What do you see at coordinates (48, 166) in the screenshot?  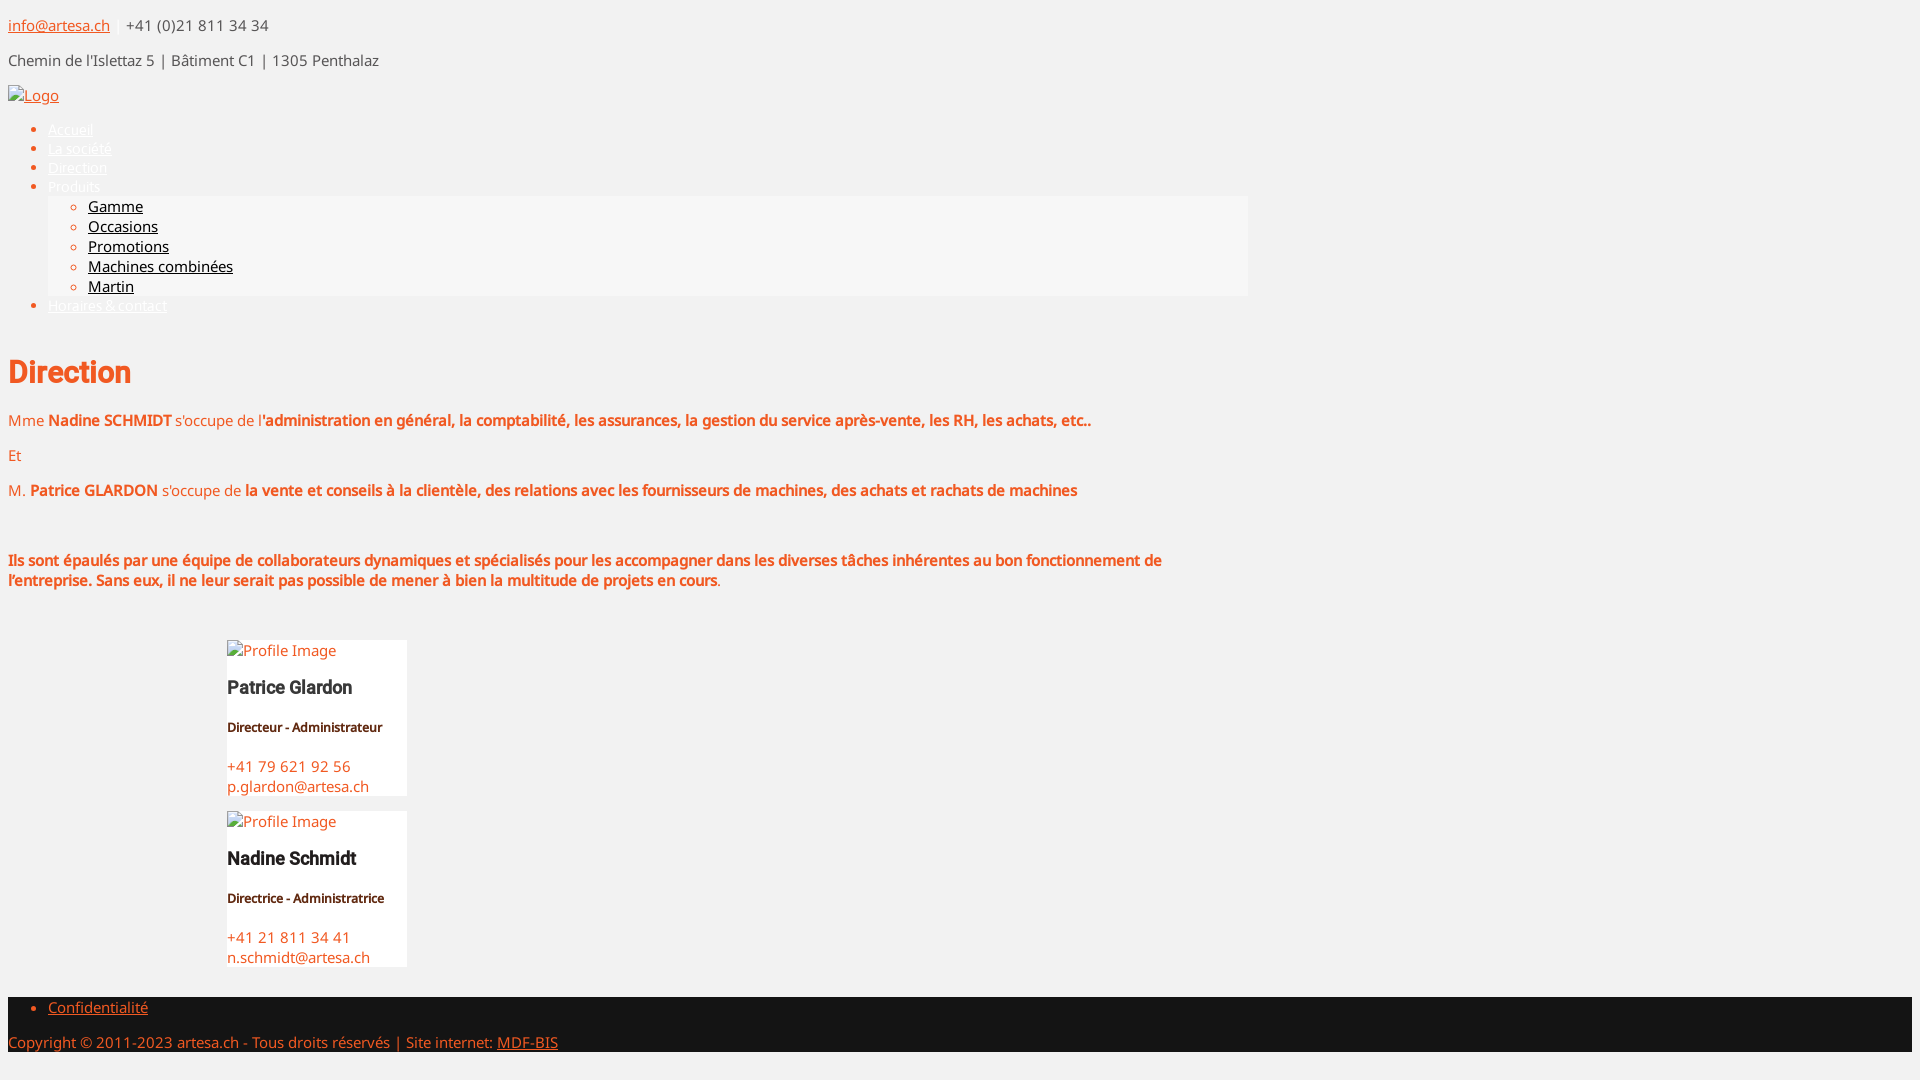 I see `'Direction'` at bounding box center [48, 166].